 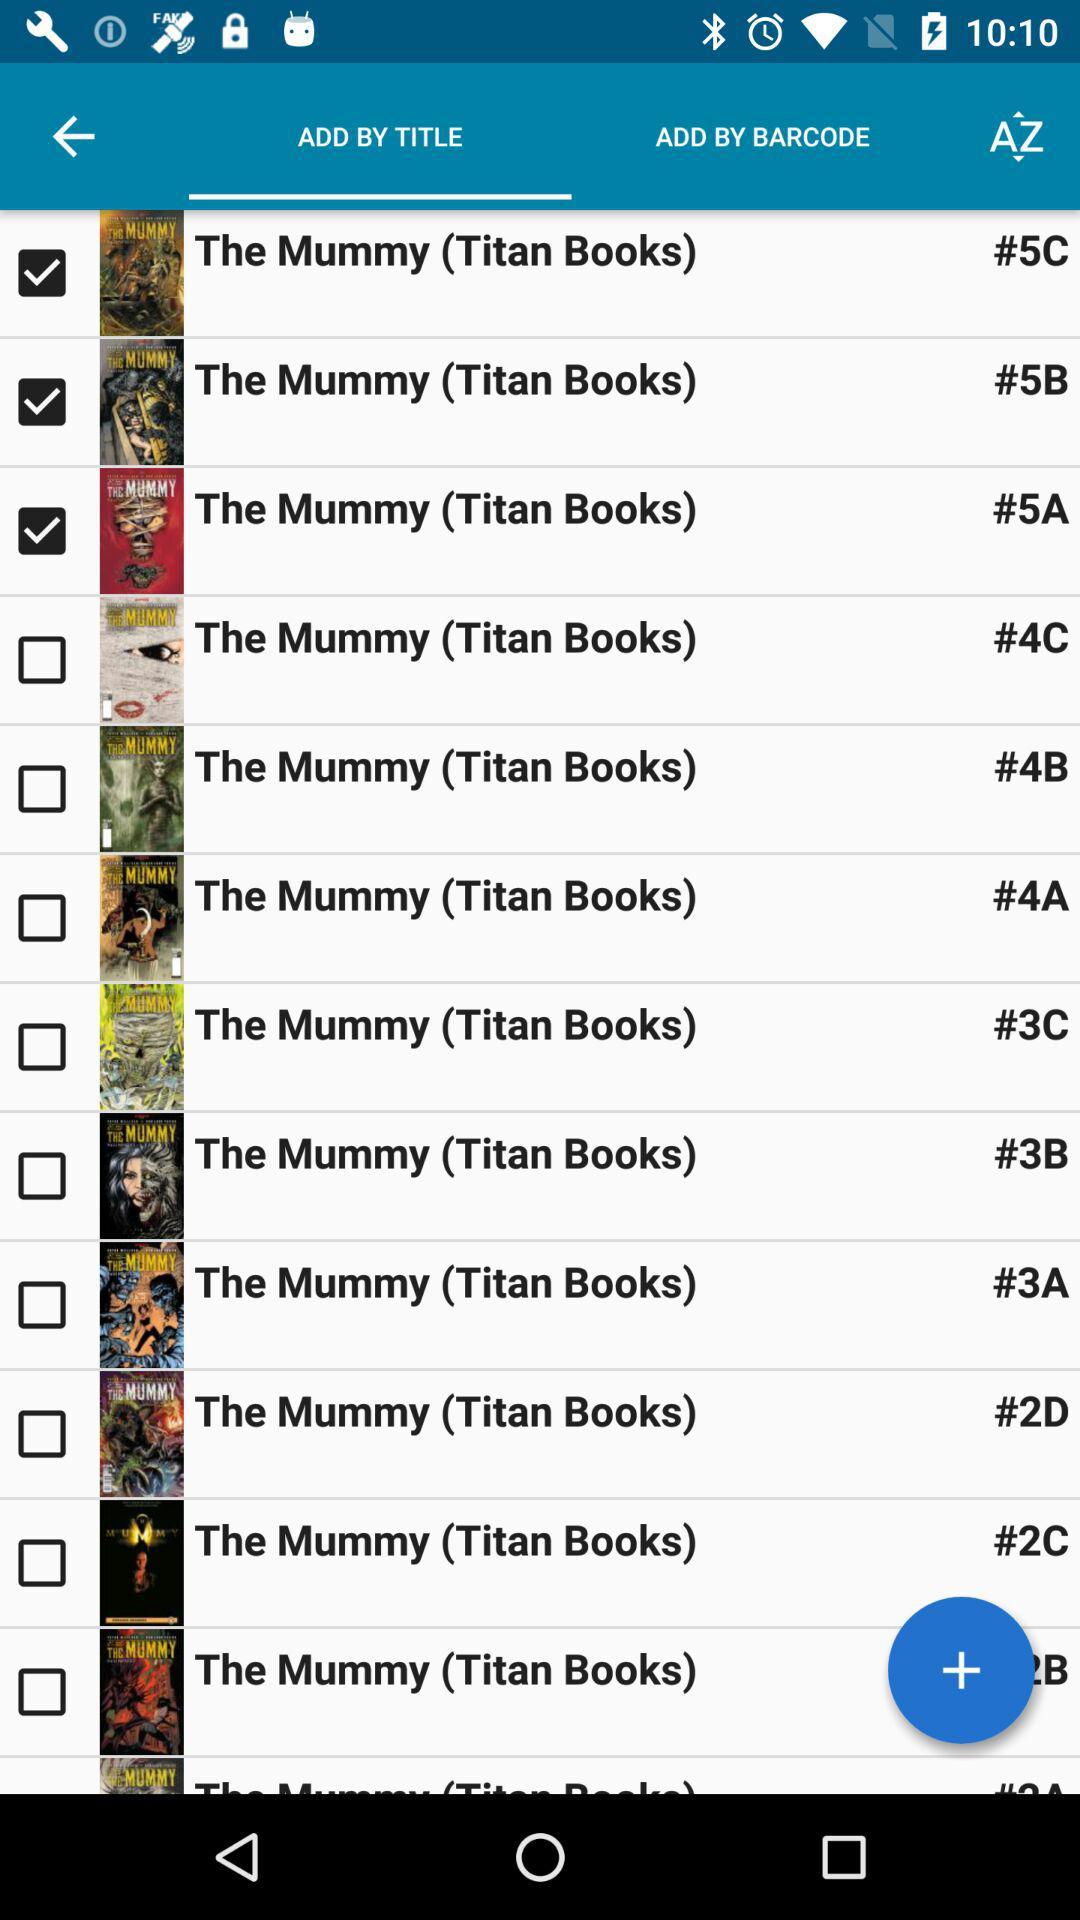 I want to click on image to enlarge, so click(x=140, y=1045).